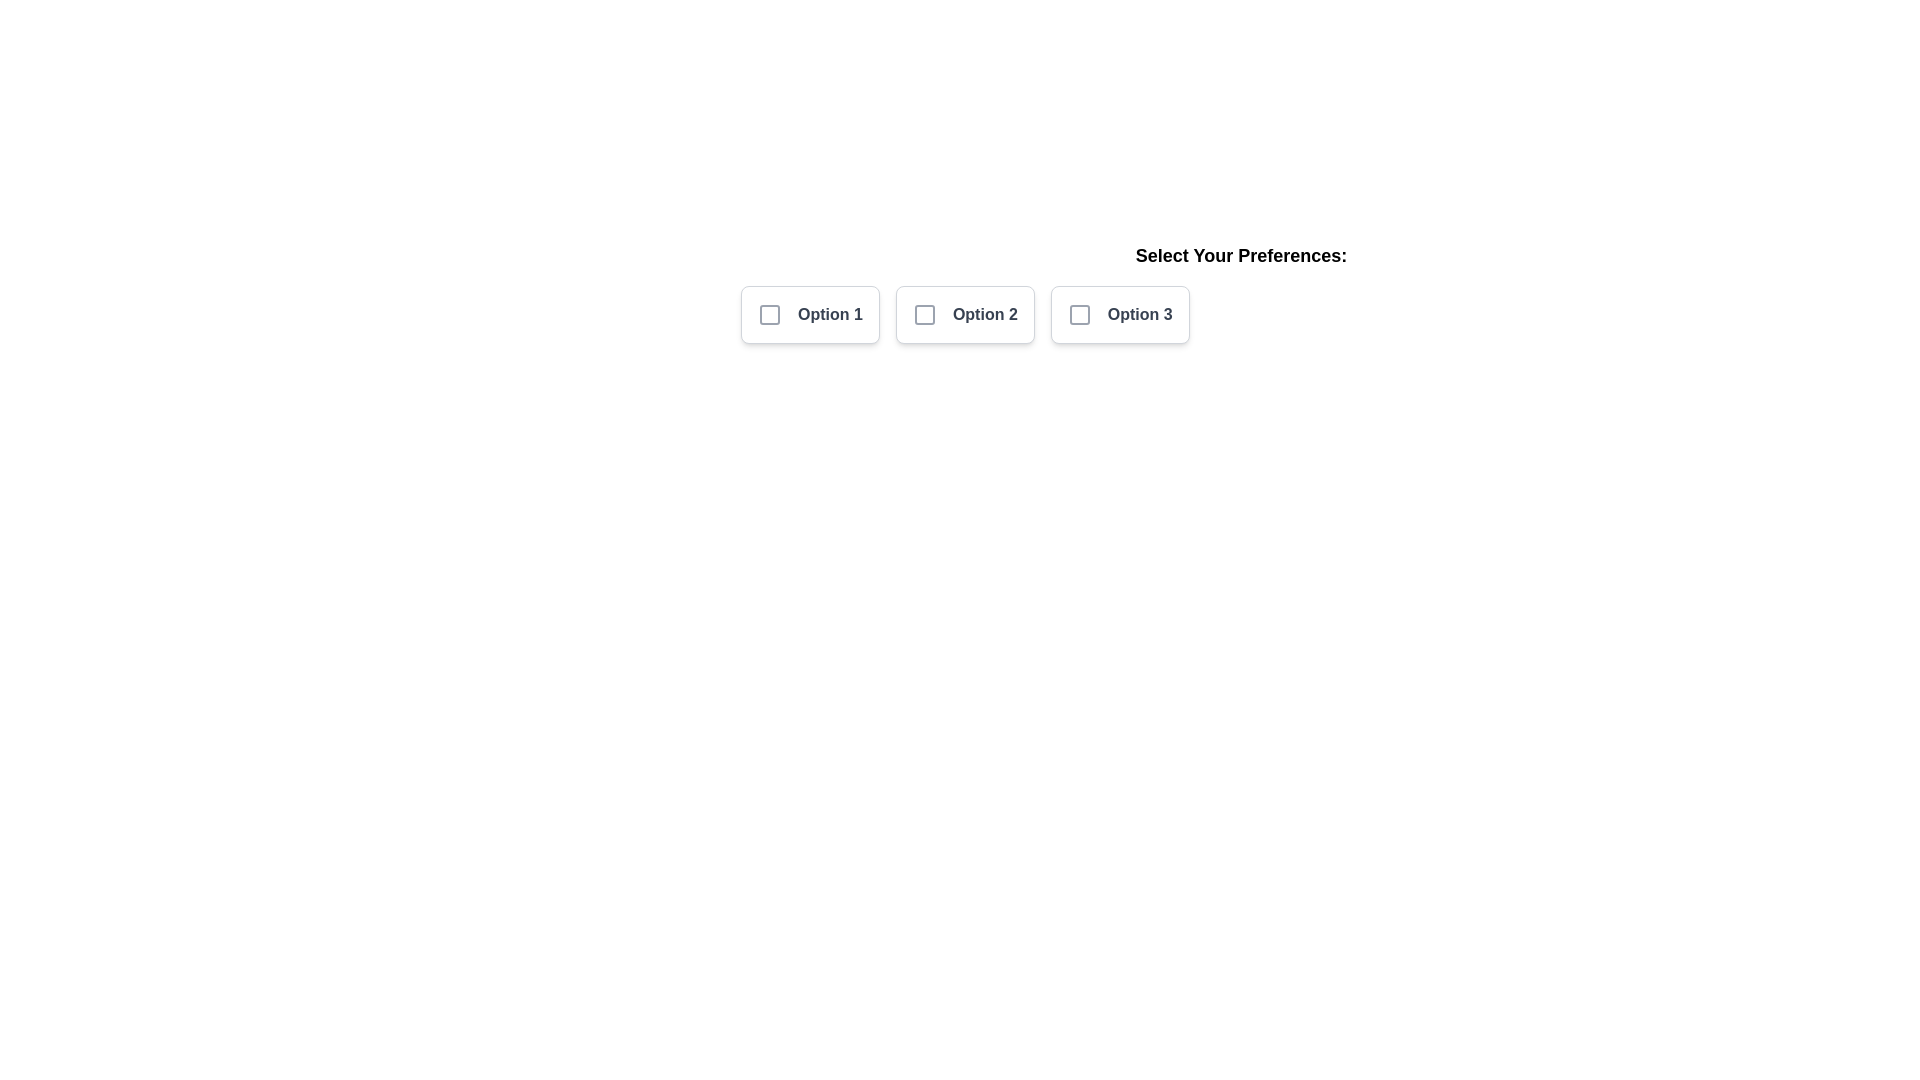  I want to click on the first Checkbox option, so click(810, 315).